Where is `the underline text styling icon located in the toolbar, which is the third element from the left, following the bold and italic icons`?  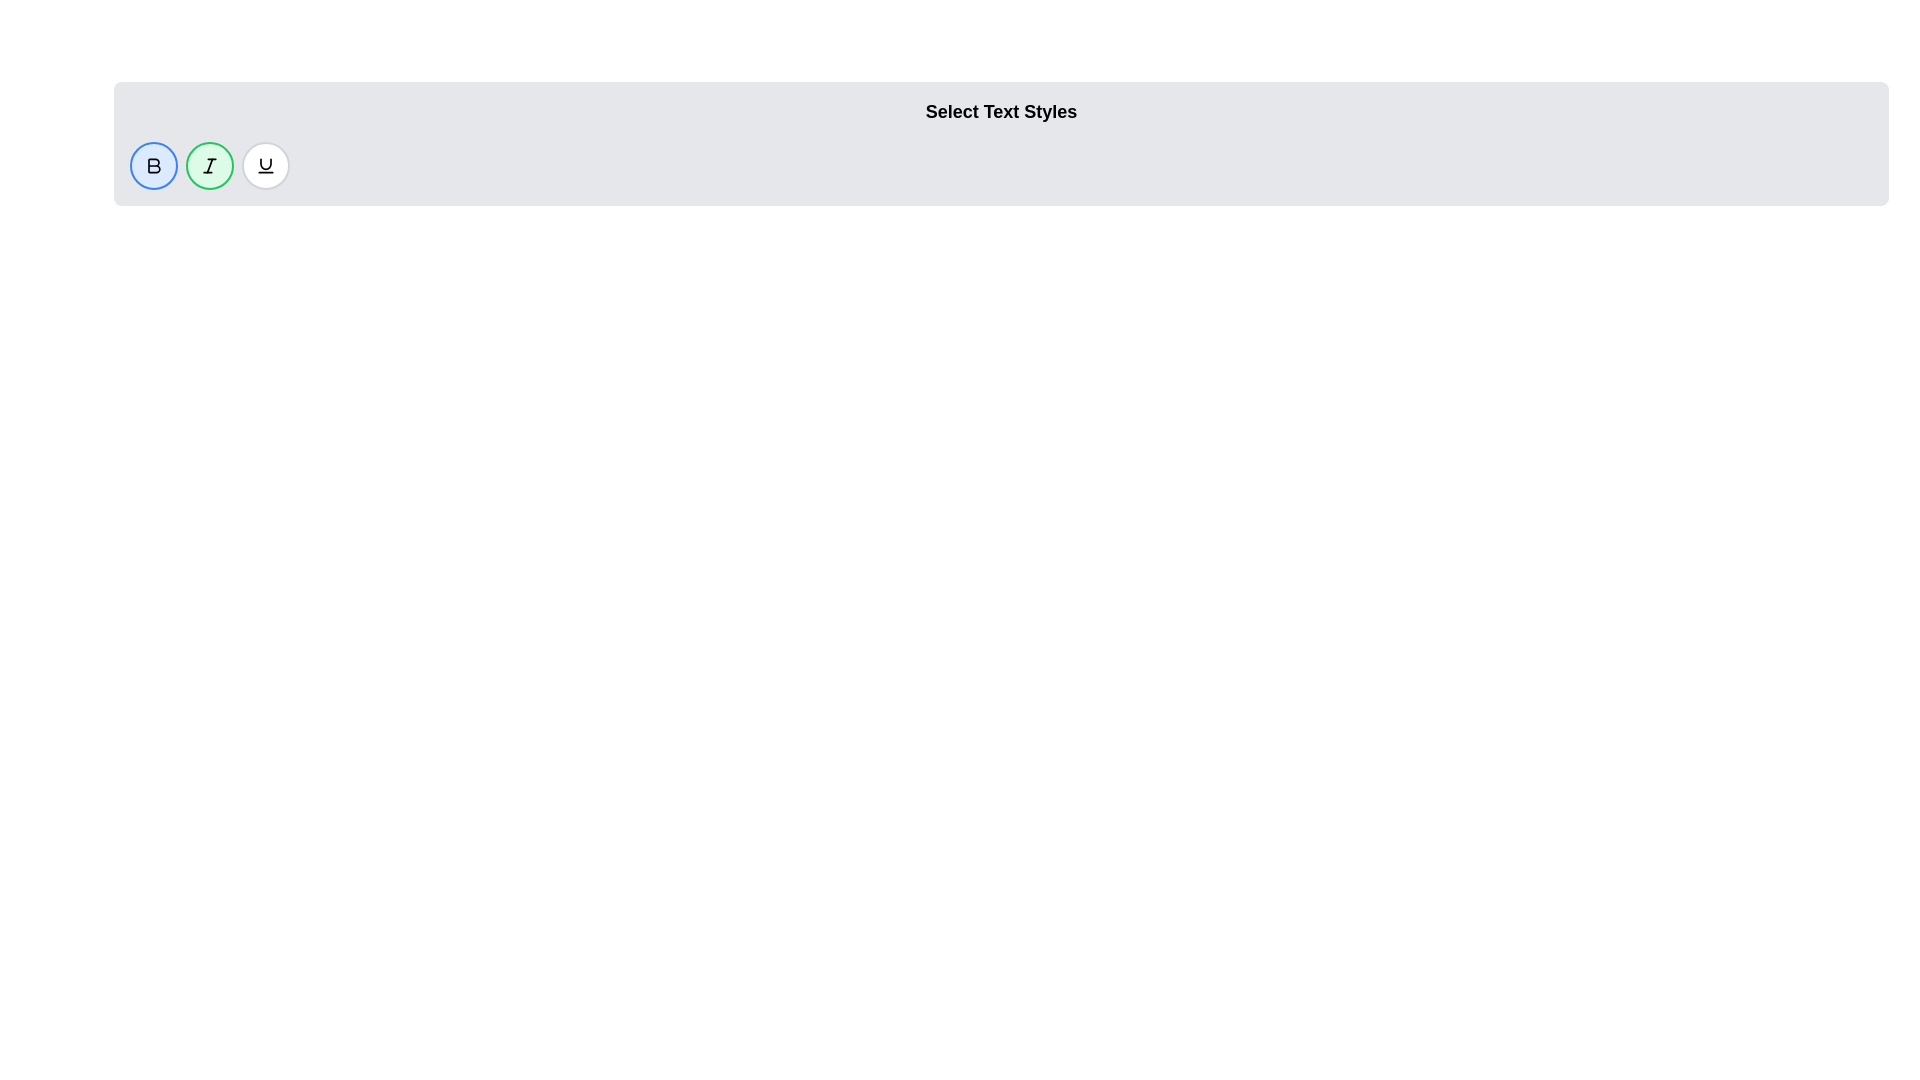
the underline text styling icon located in the toolbar, which is the third element from the left, following the bold and italic icons is located at coordinates (264, 163).